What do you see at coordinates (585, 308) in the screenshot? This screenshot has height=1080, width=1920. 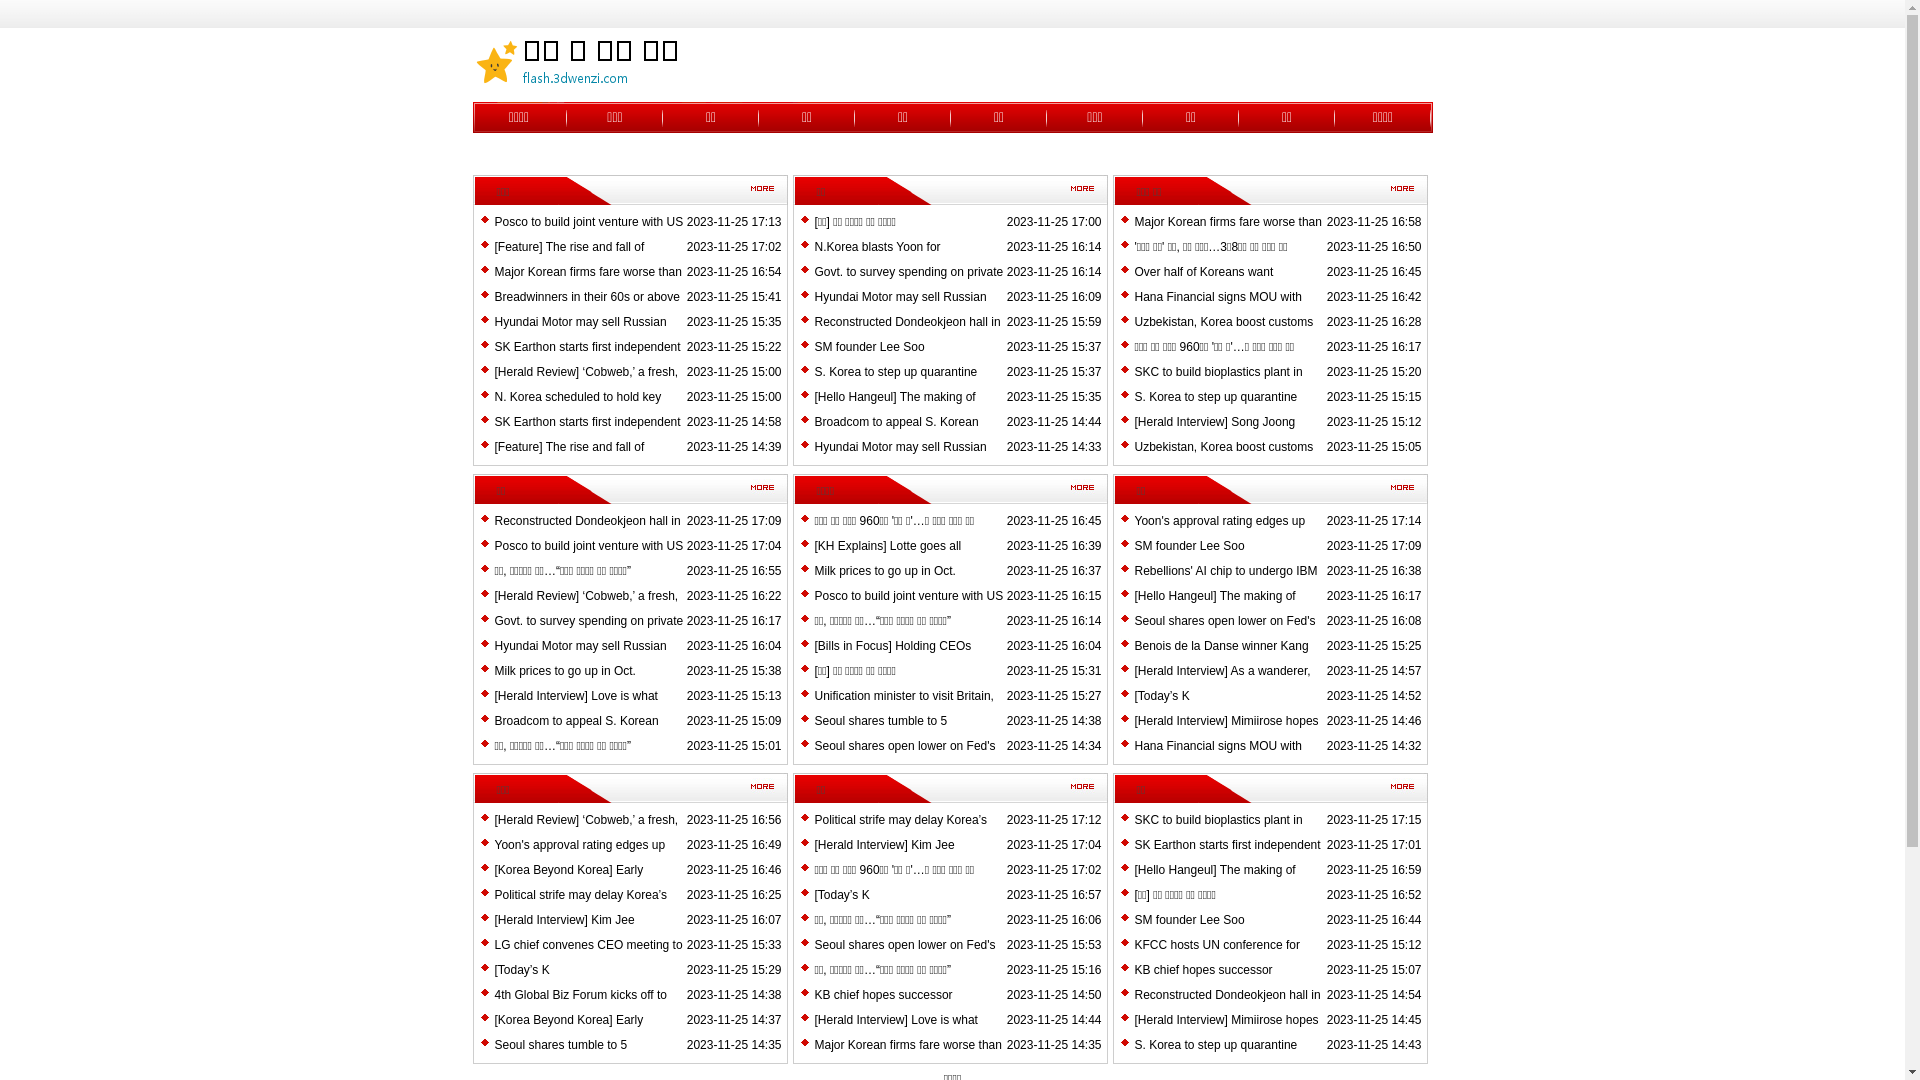 I see `'Breadwinners in their 60s or above double in 9 years'` at bounding box center [585, 308].